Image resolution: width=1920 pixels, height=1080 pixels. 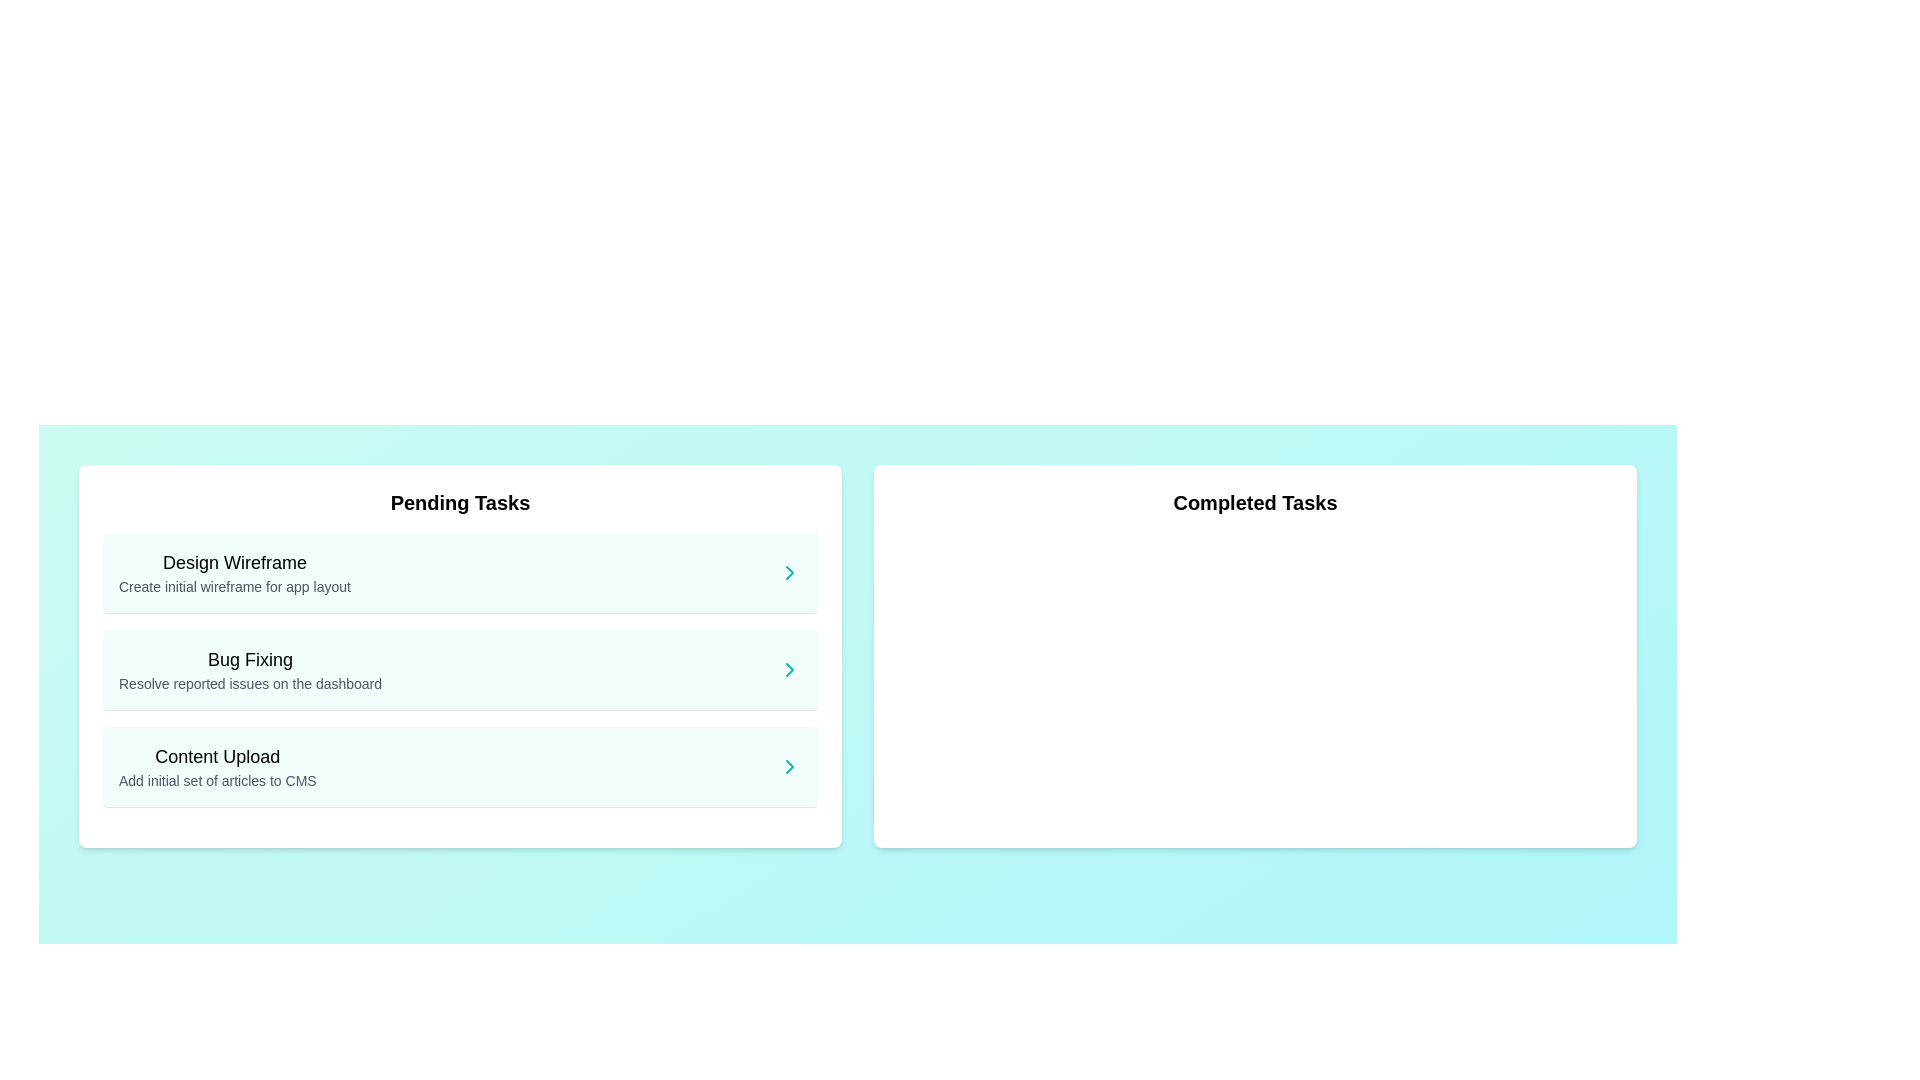 I want to click on the 'Content Upload' static text block, which is the third task listed under the 'Pending Tasks' column, below 'Design Wireframe' and 'Bug Fixing', so click(x=217, y=766).